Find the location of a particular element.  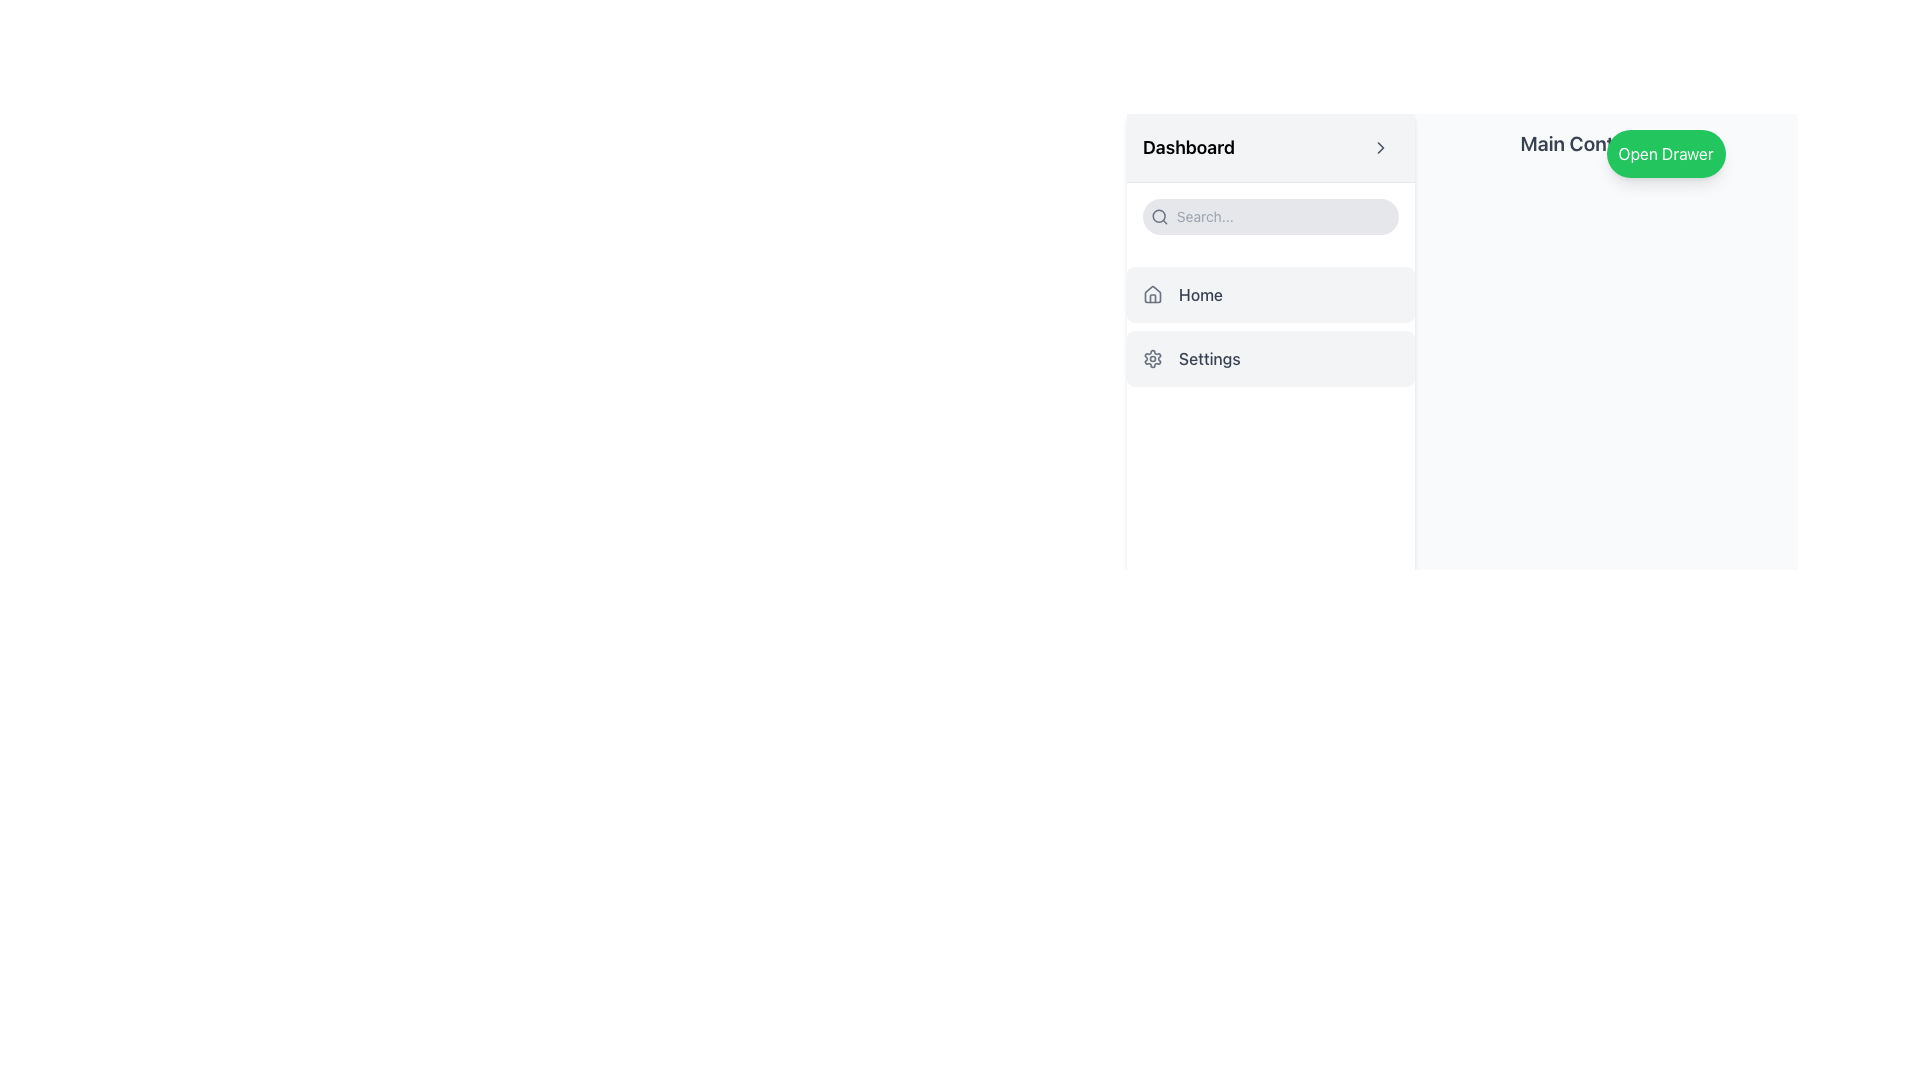

the graphical icon shaped like a house roof, which is located above the 'Home' text in the vertical menu layout is located at coordinates (1152, 293).